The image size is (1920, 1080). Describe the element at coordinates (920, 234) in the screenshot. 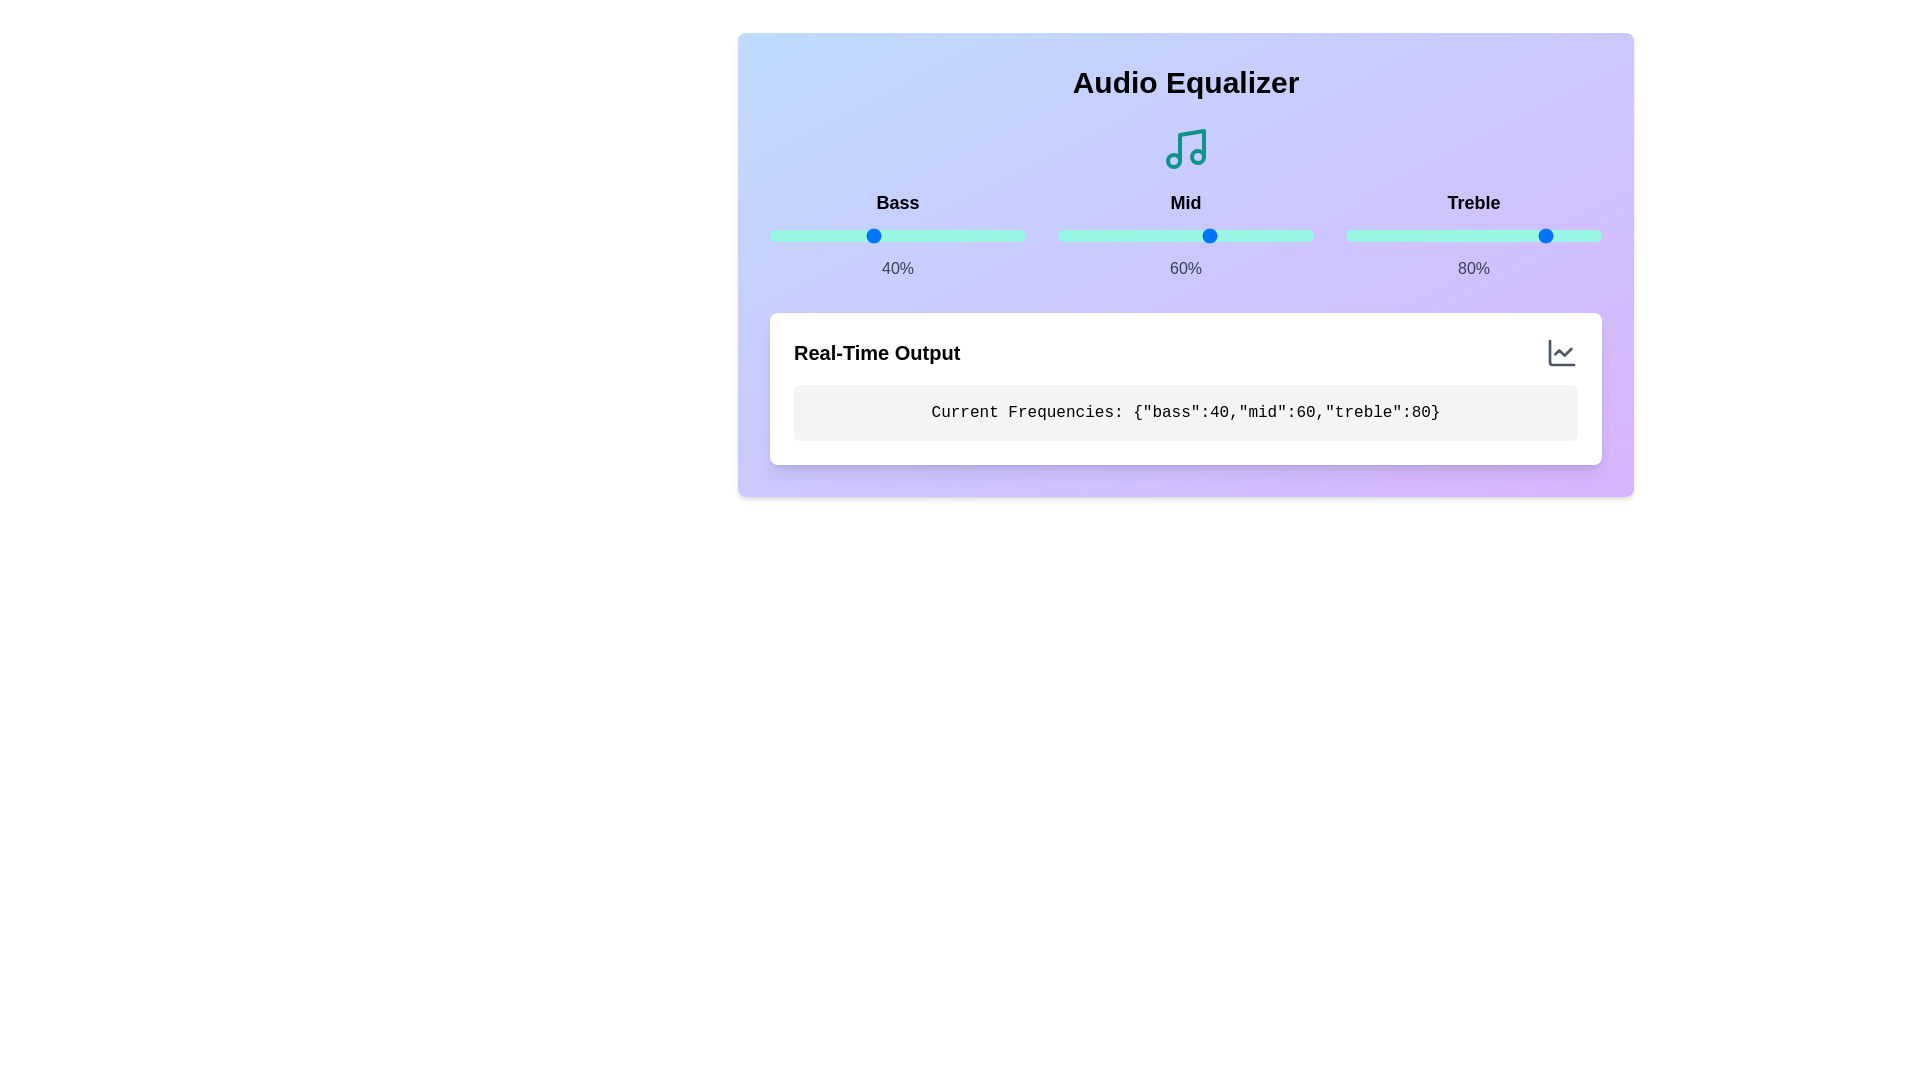

I see `bass level` at that location.